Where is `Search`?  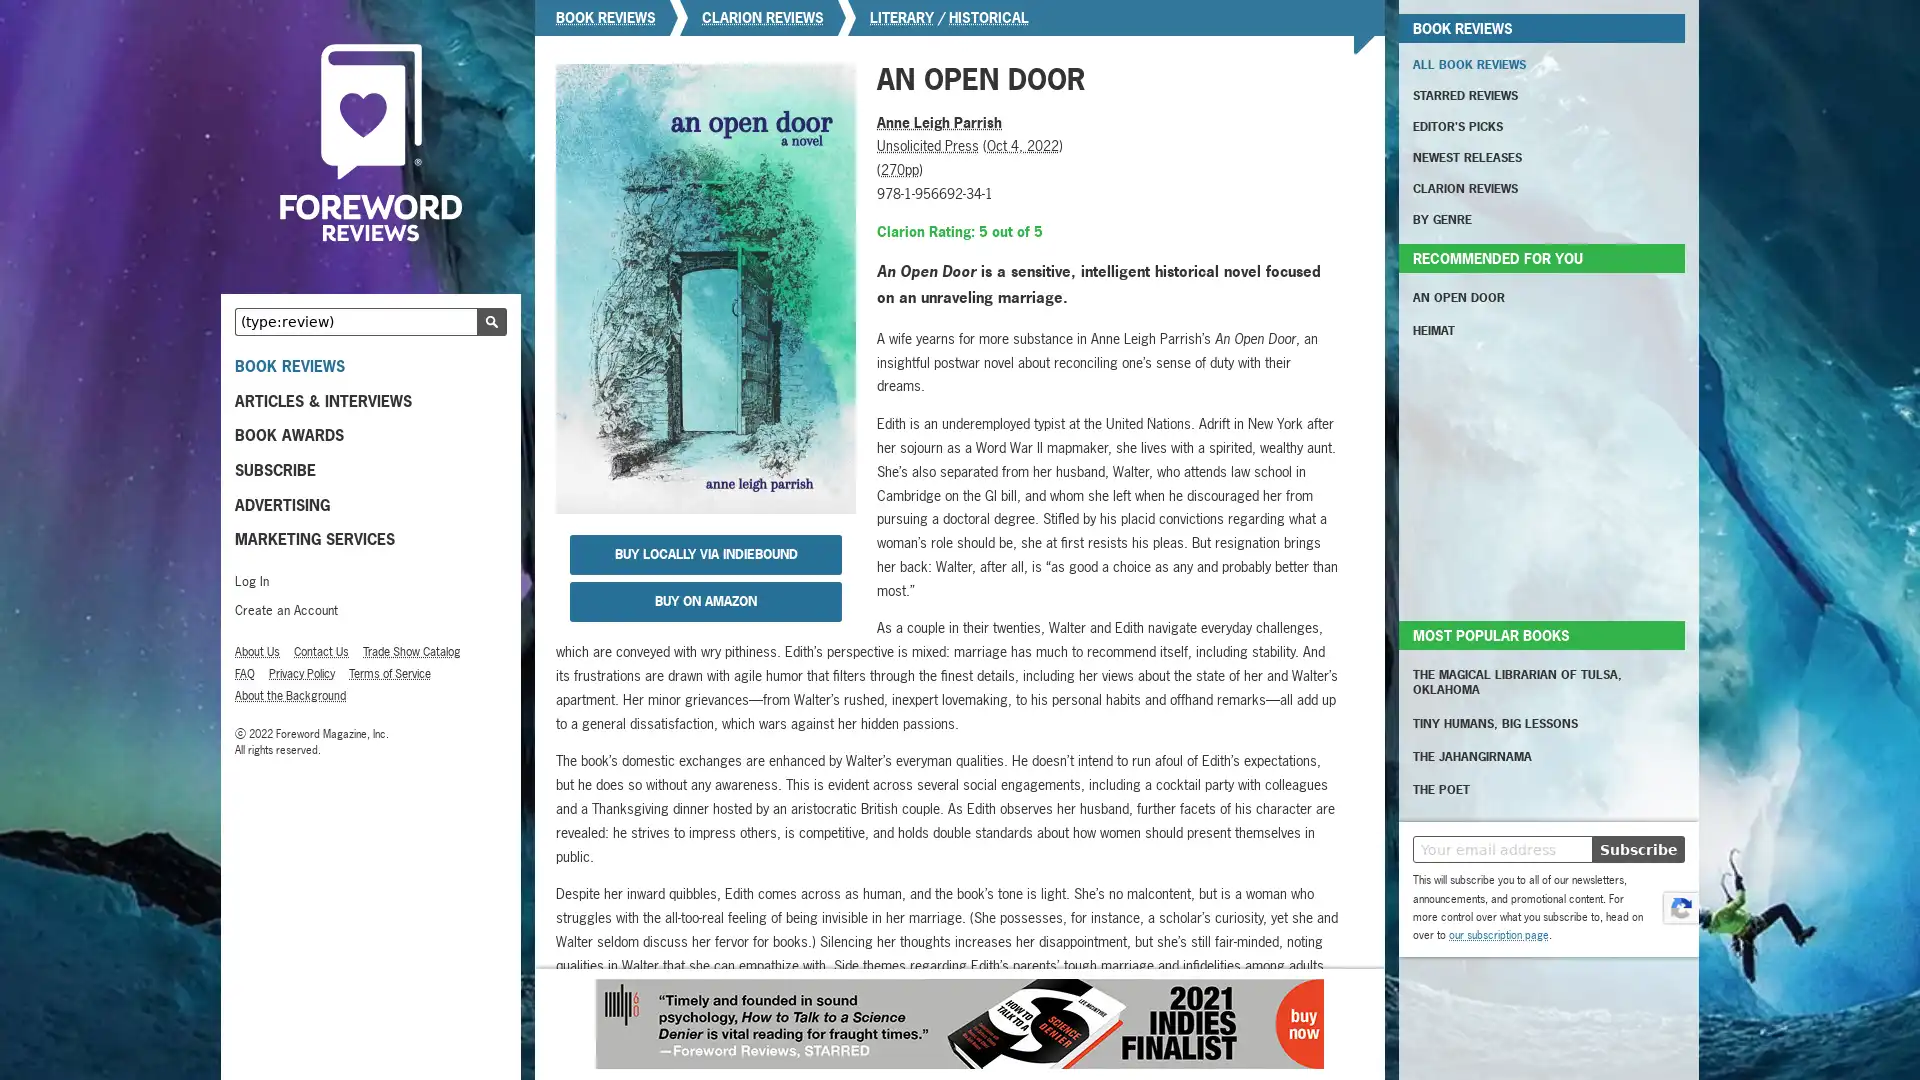
Search is located at coordinates (491, 320).